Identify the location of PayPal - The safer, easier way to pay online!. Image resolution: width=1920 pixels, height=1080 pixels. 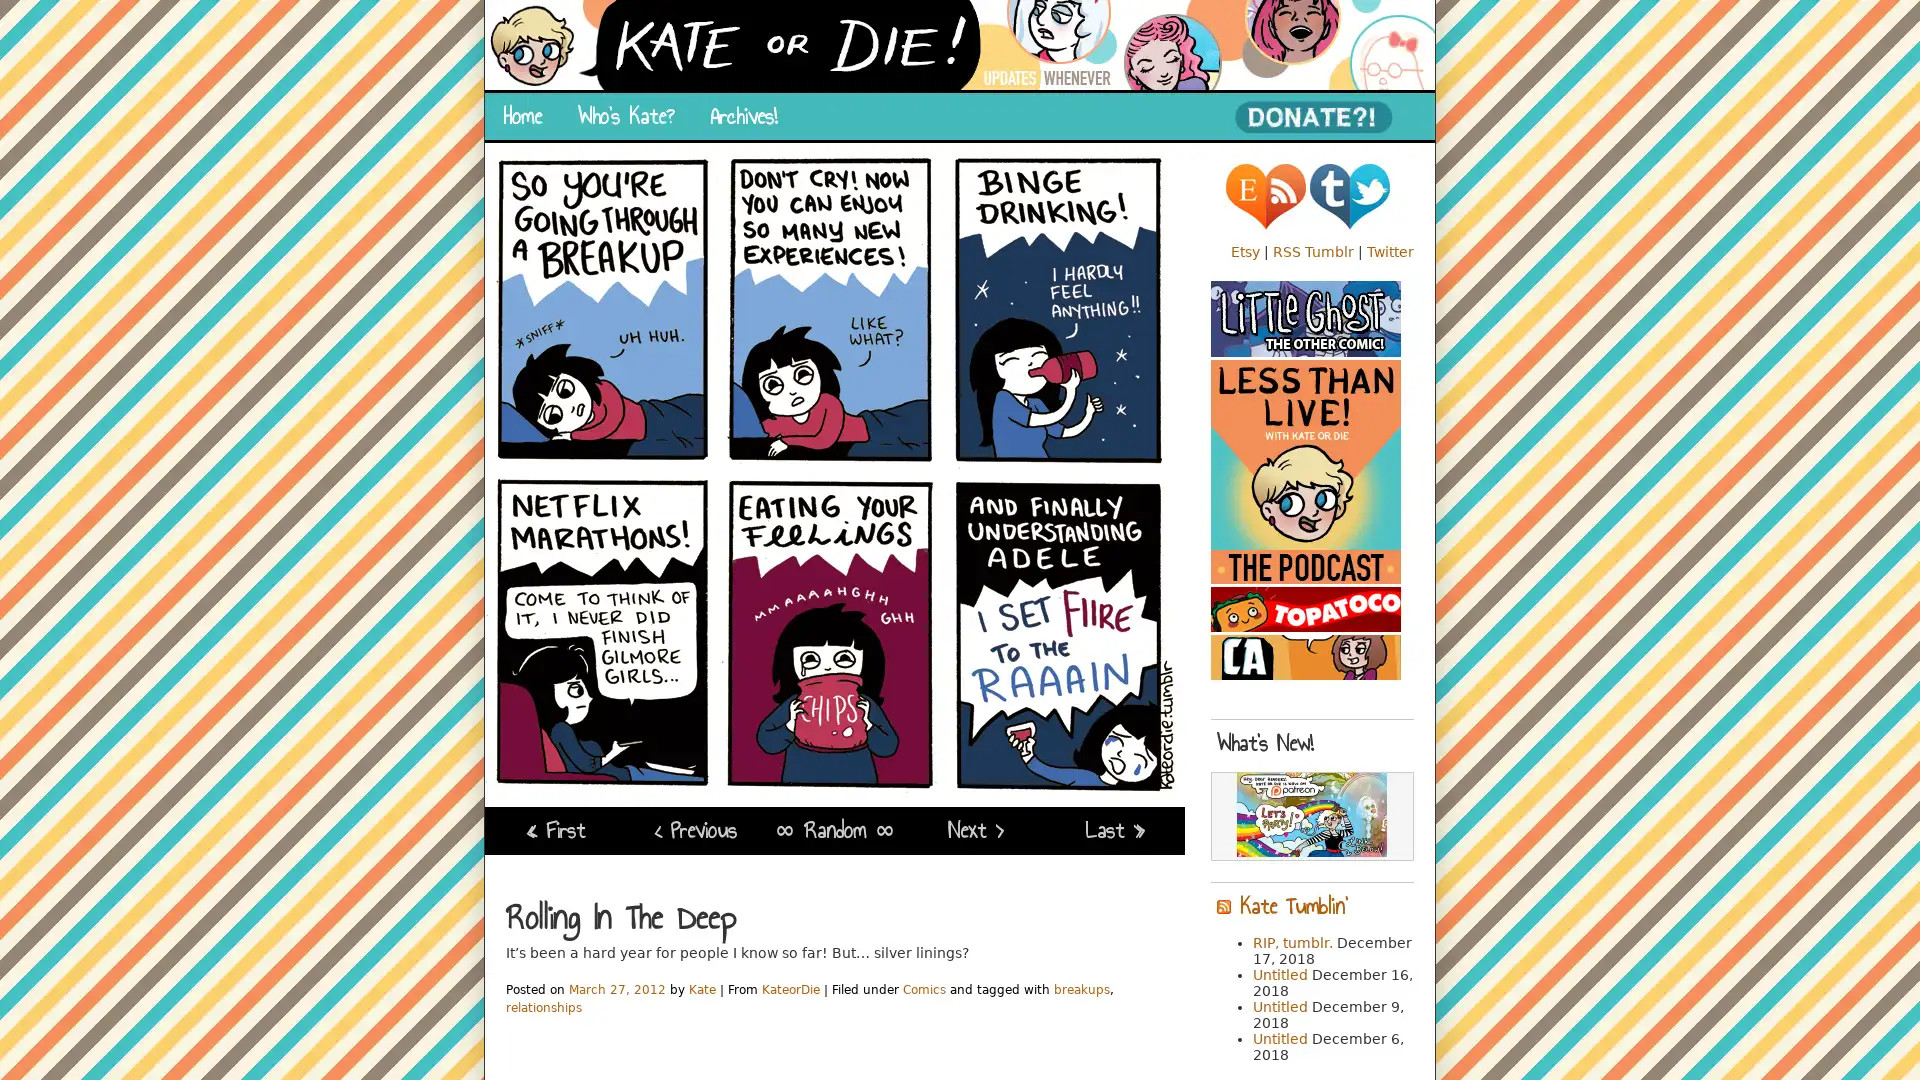
(1312, 117).